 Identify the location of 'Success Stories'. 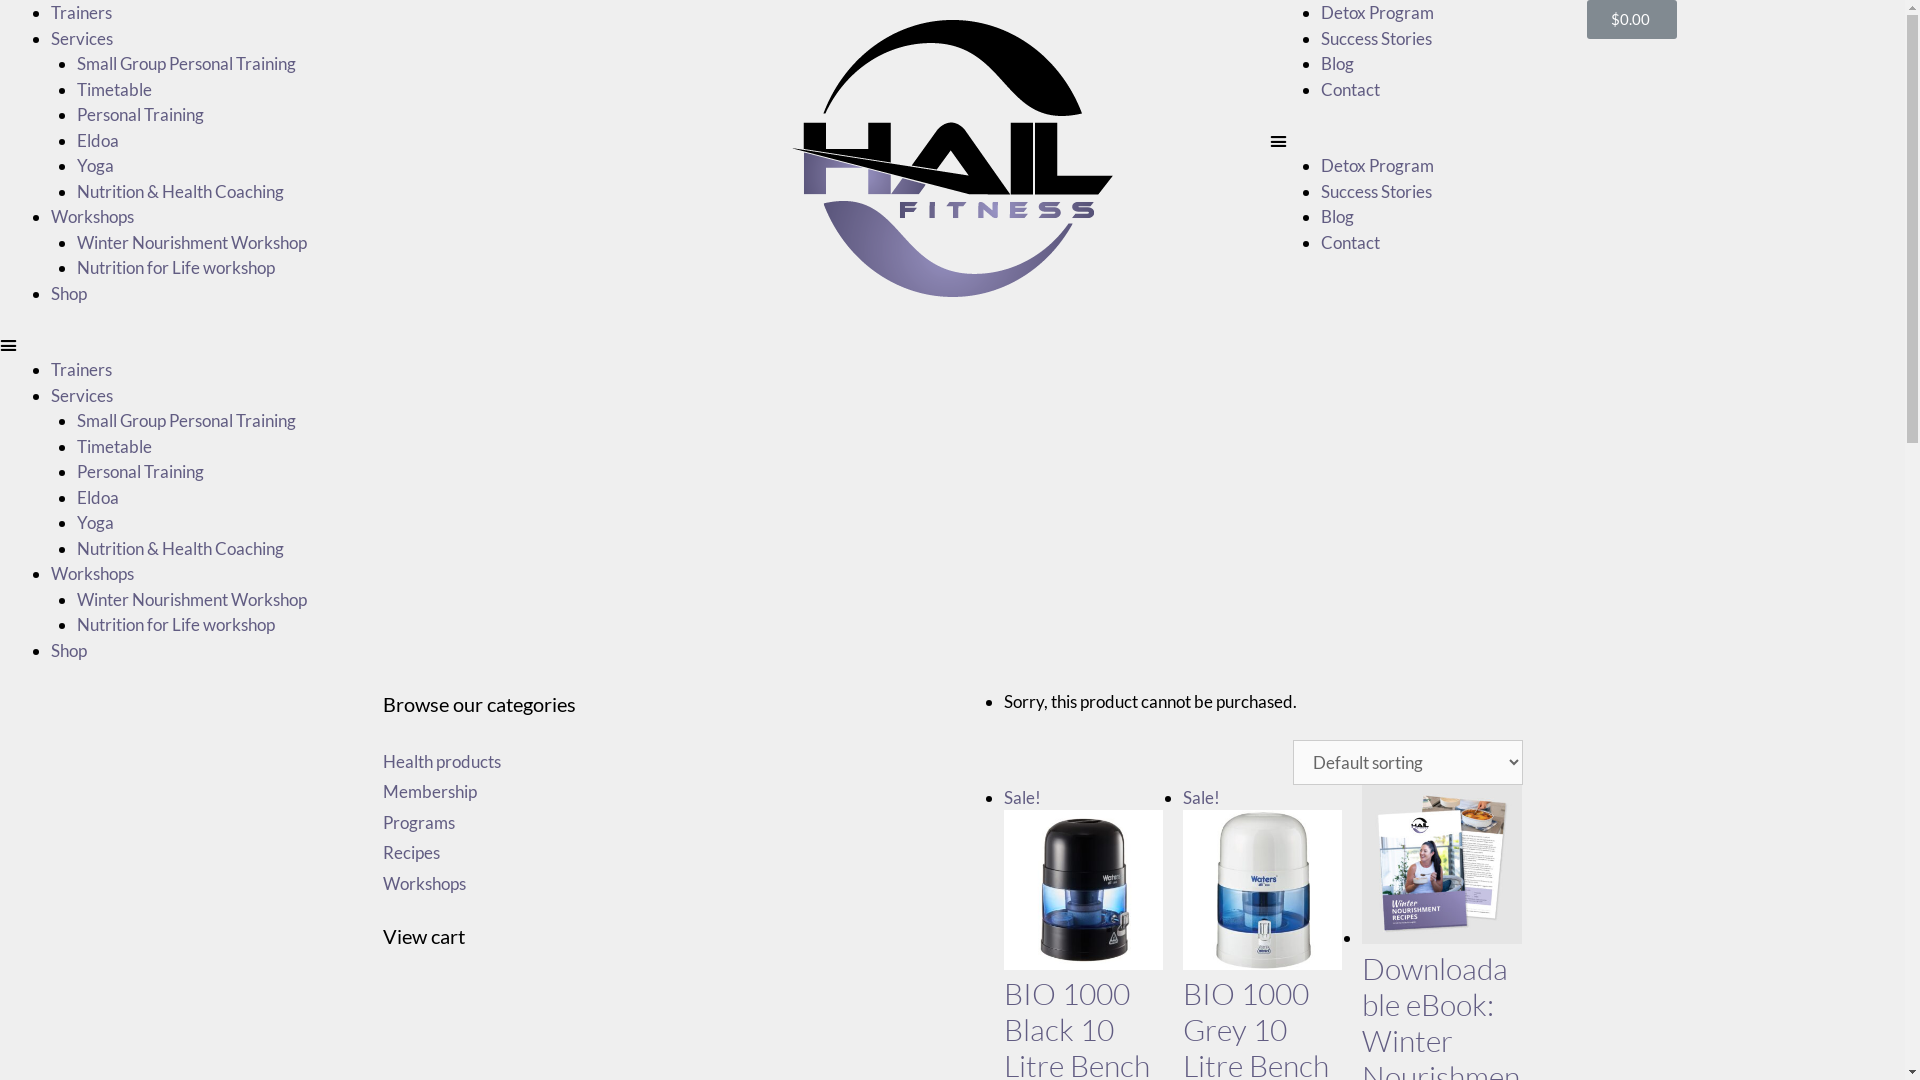
(1375, 38).